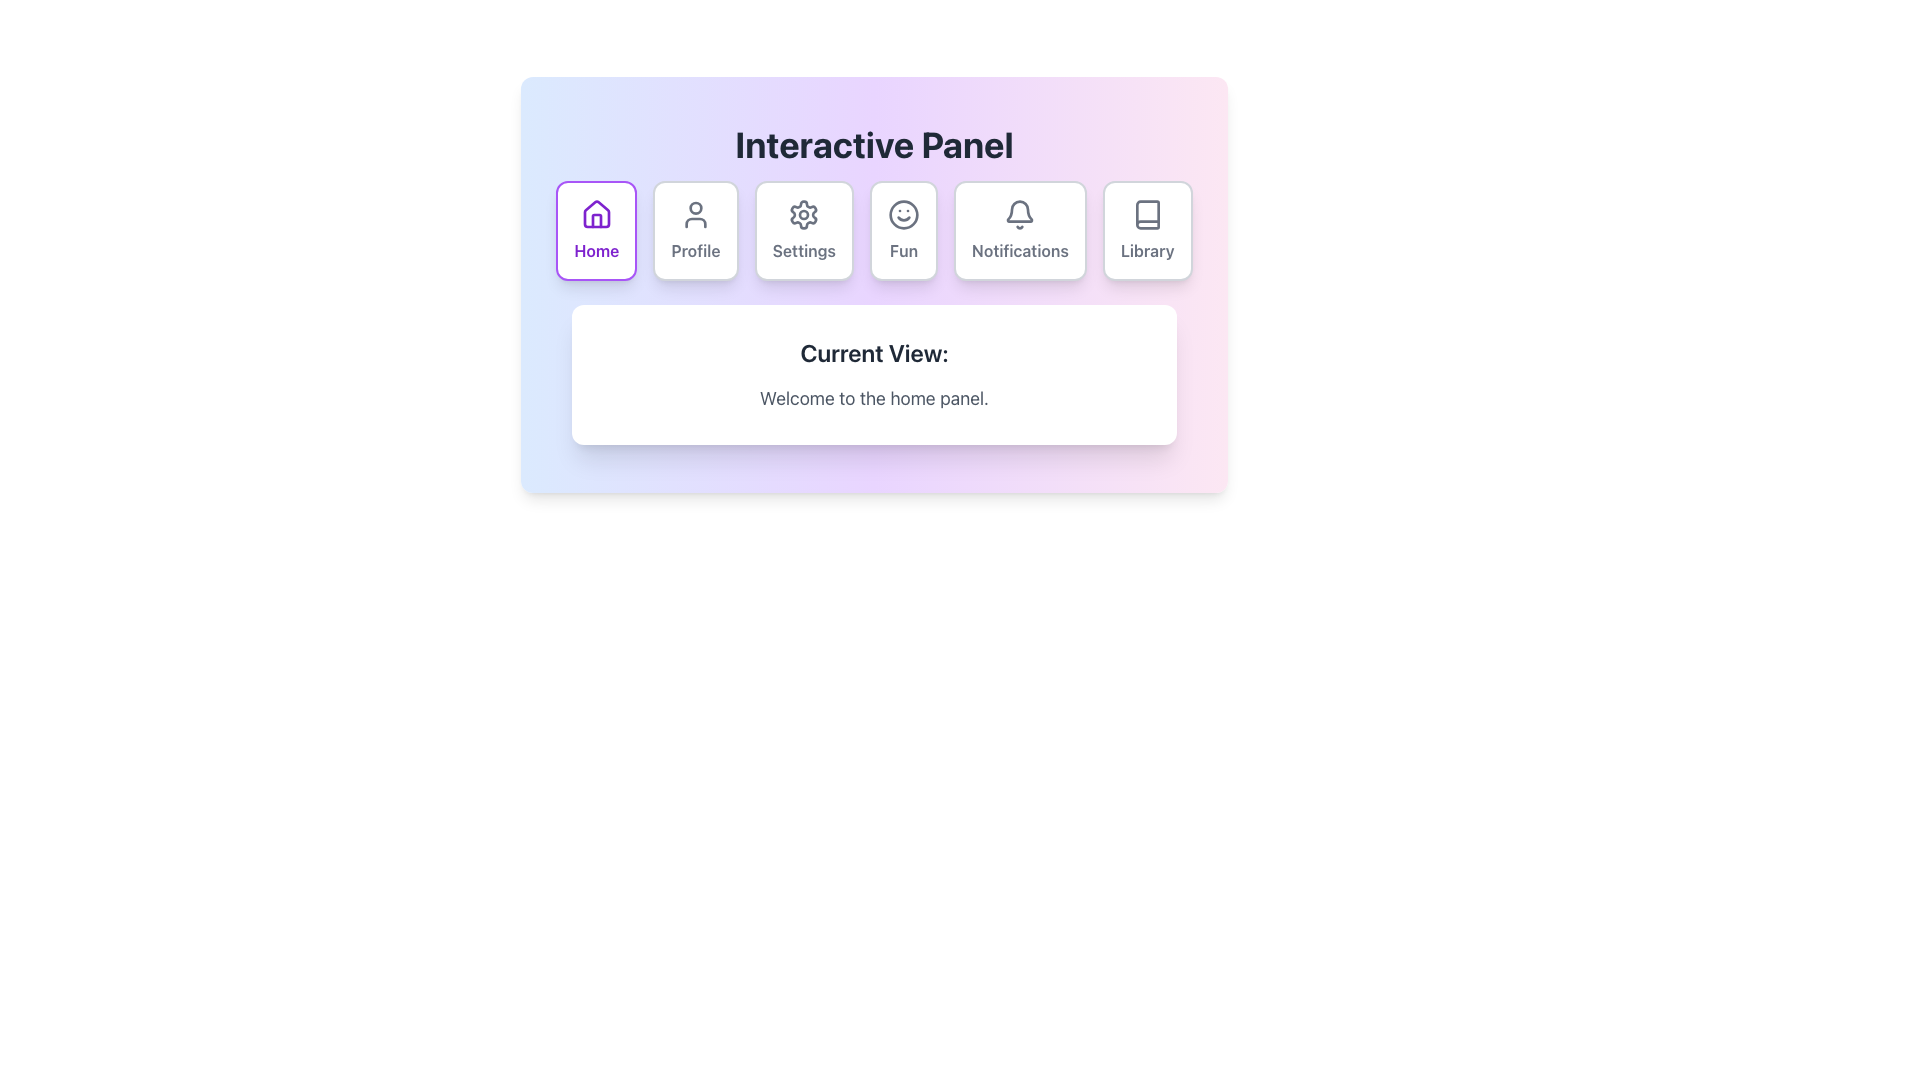 This screenshot has width=1920, height=1080. I want to click on the Notifications icon, which is a bell-shaped outline design located in the top menu bar, specifically the fourth button, between the Fun and Library buttons, so click(1020, 211).